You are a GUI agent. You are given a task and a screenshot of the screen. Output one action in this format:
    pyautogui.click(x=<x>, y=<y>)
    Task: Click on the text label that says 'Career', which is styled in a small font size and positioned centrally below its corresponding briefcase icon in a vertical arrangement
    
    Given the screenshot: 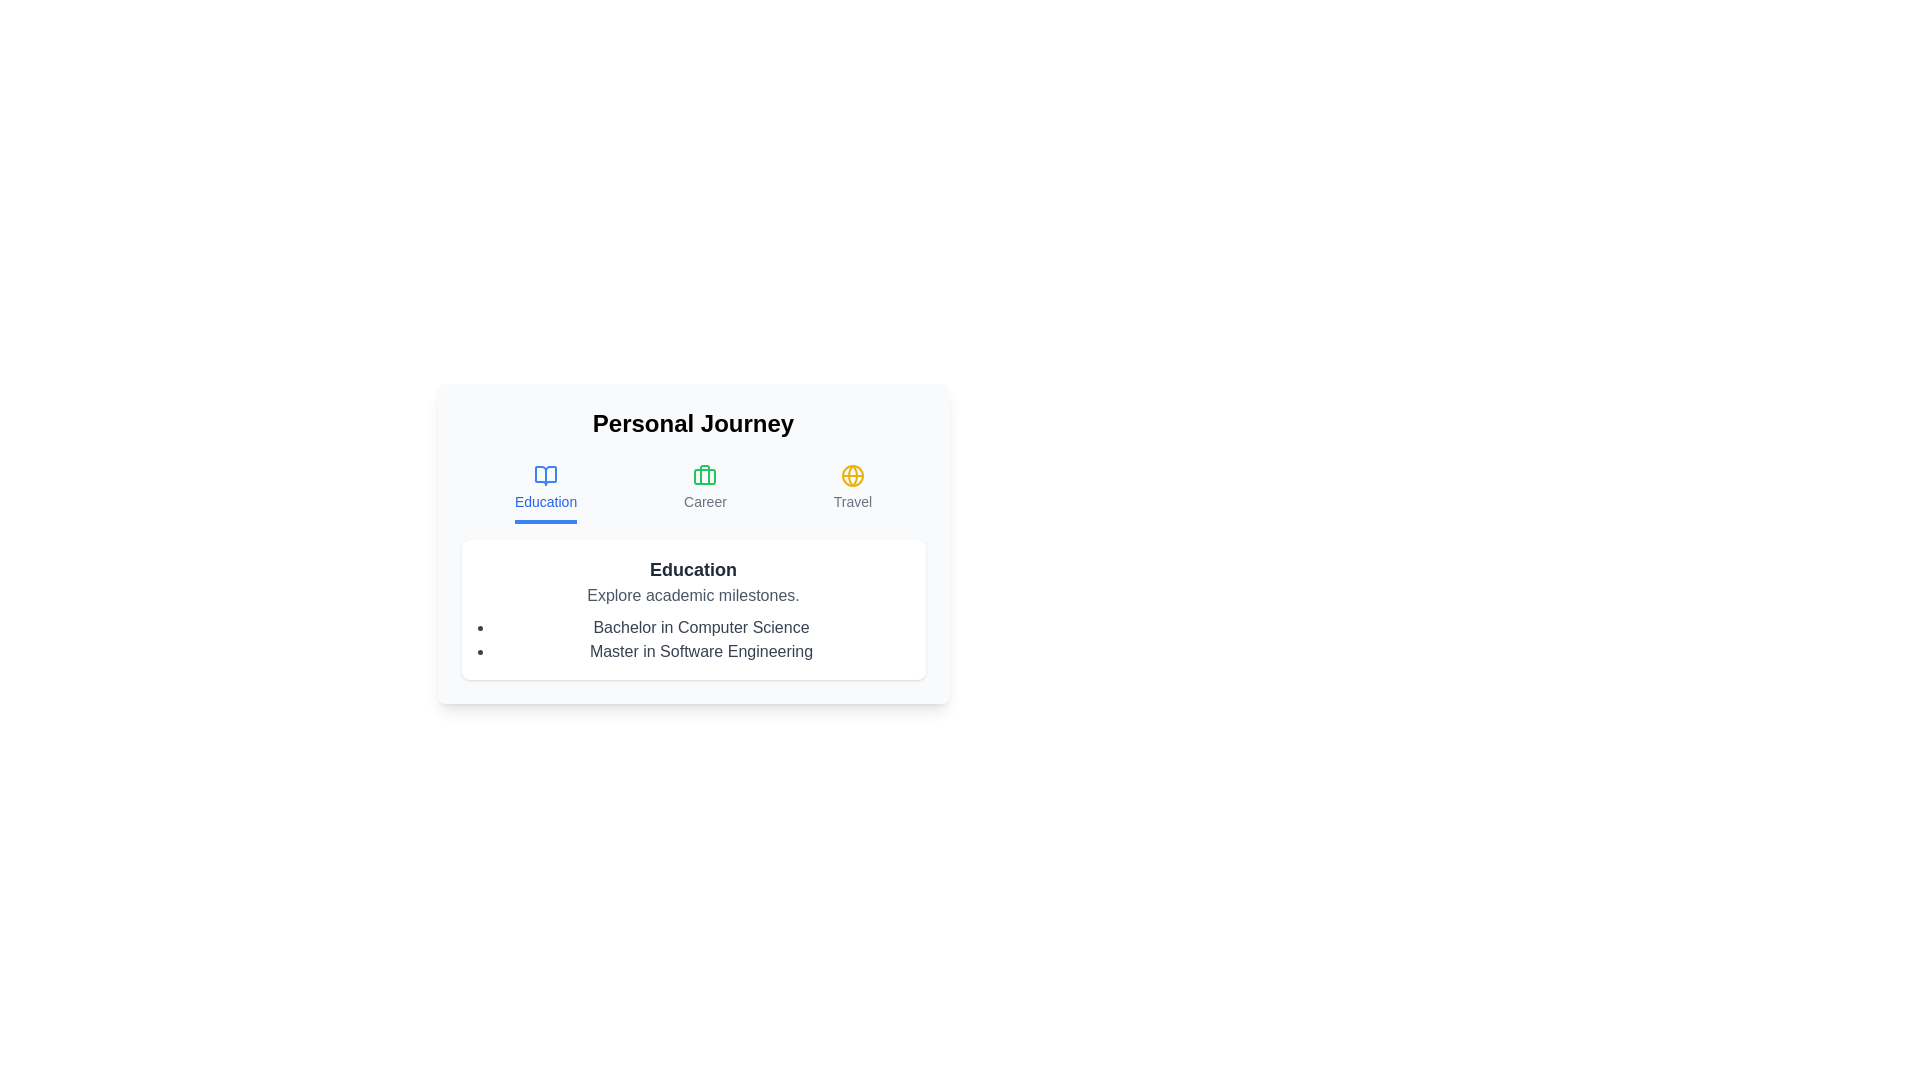 What is the action you would take?
    pyautogui.click(x=705, y=500)
    